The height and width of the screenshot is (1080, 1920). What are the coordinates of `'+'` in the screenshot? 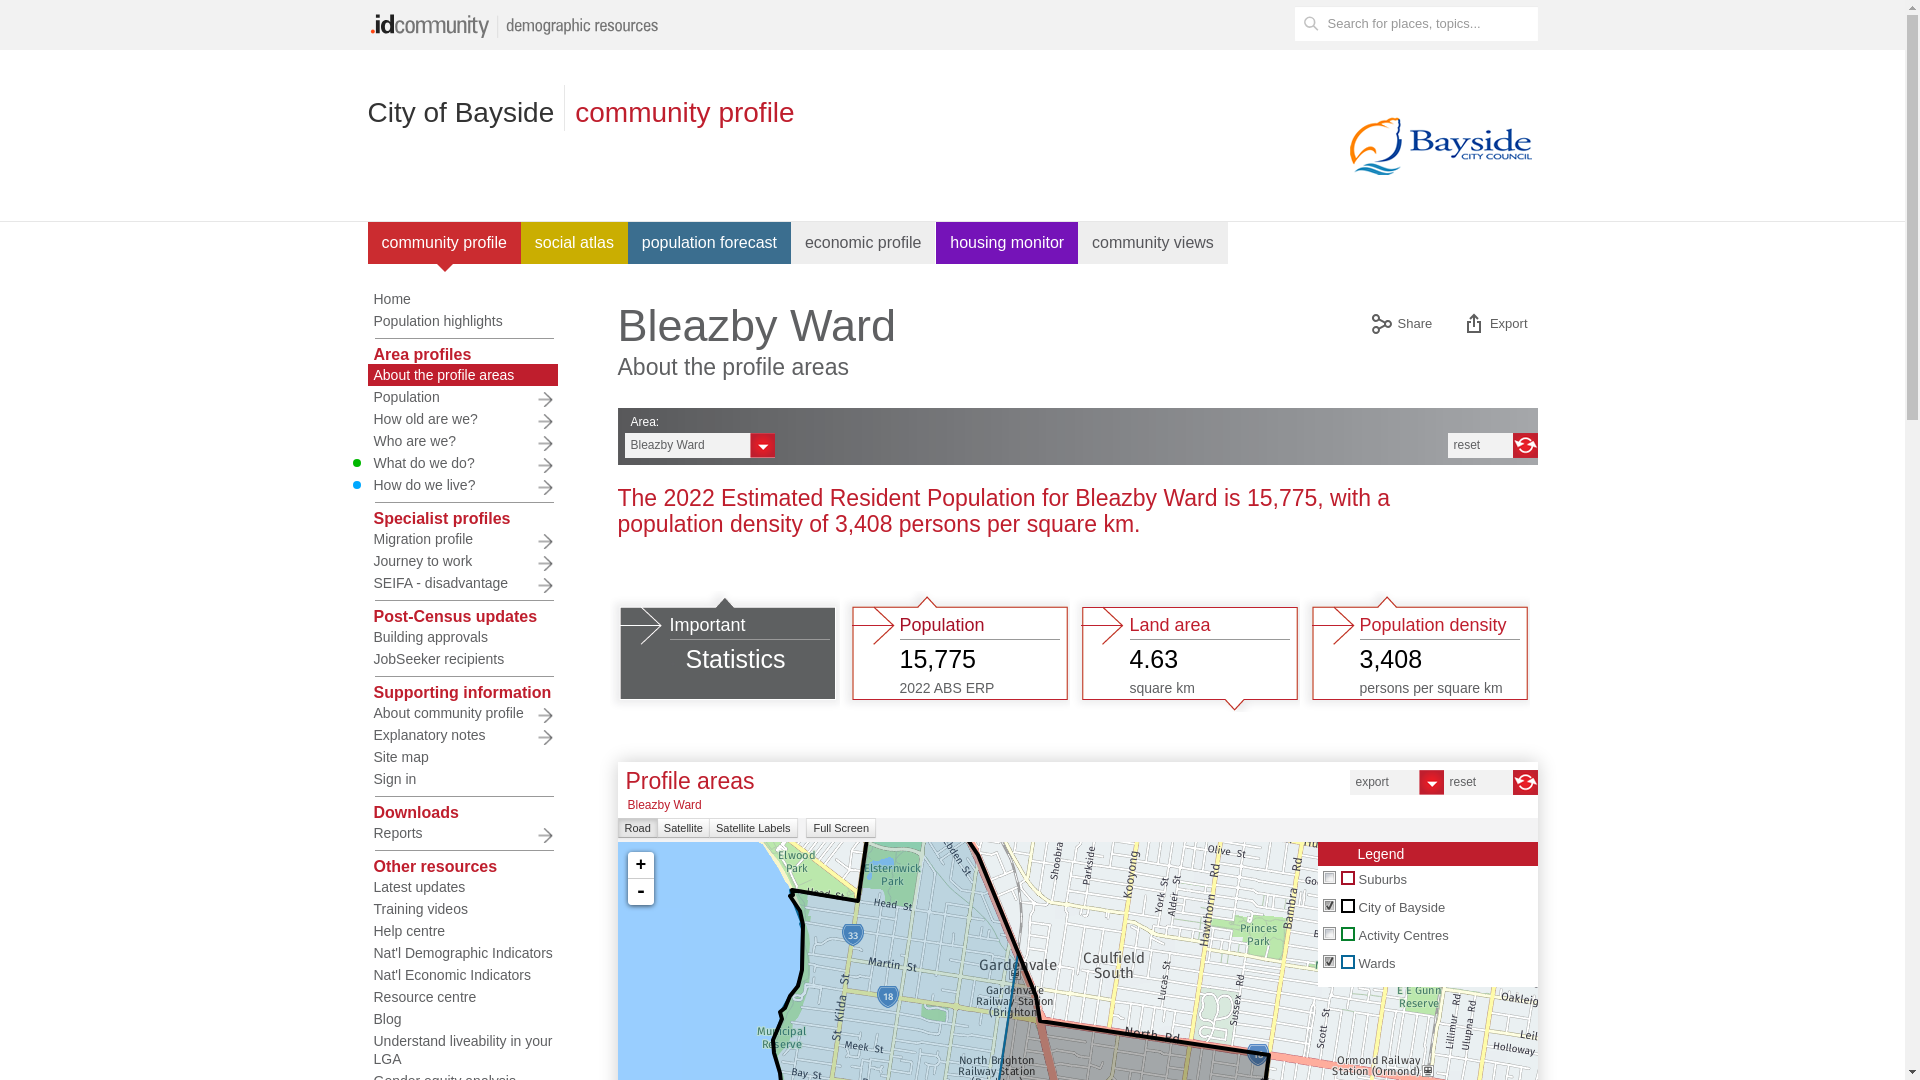 It's located at (641, 864).